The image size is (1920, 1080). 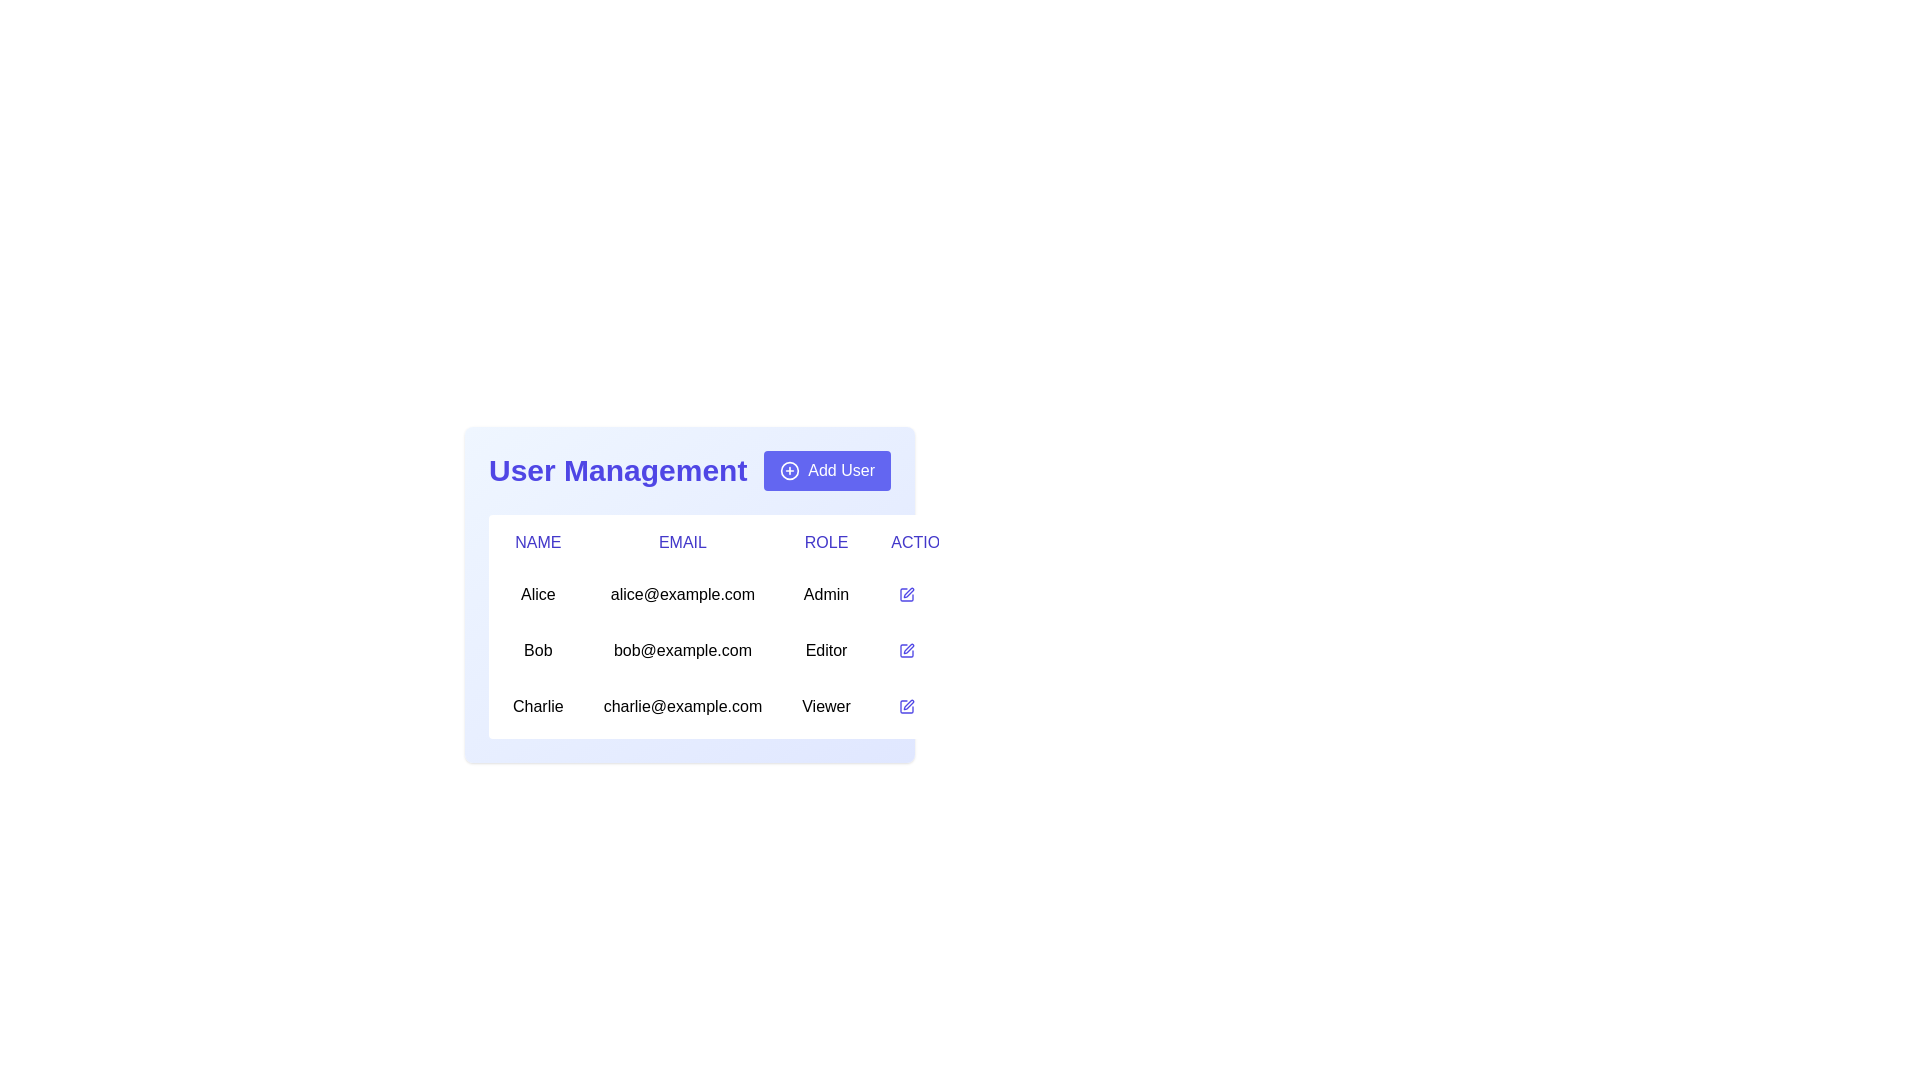 What do you see at coordinates (826, 651) in the screenshot?
I see `the 'Editor' text label located in the second row under the 'Role' column, which is to the right of the 'Email' column displaying 'bob@example.com'` at bounding box center [826, 651].